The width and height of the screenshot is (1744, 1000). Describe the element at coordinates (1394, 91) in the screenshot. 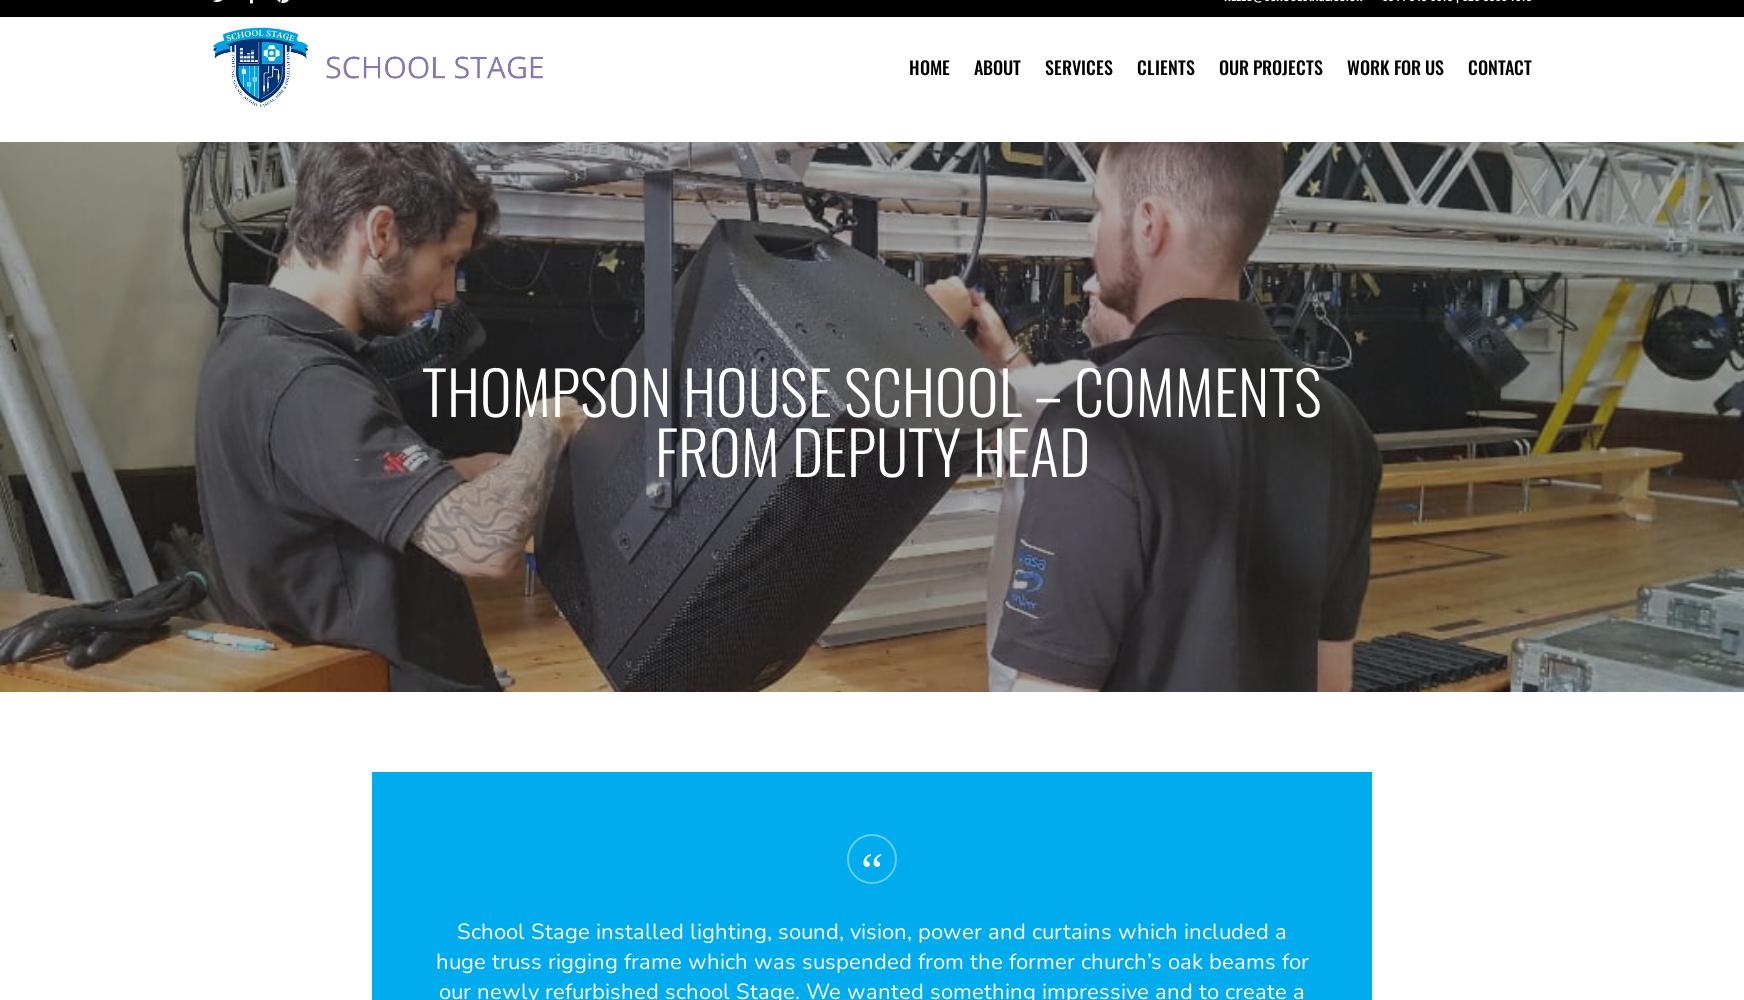

I see `'Work For Us'` at that location.